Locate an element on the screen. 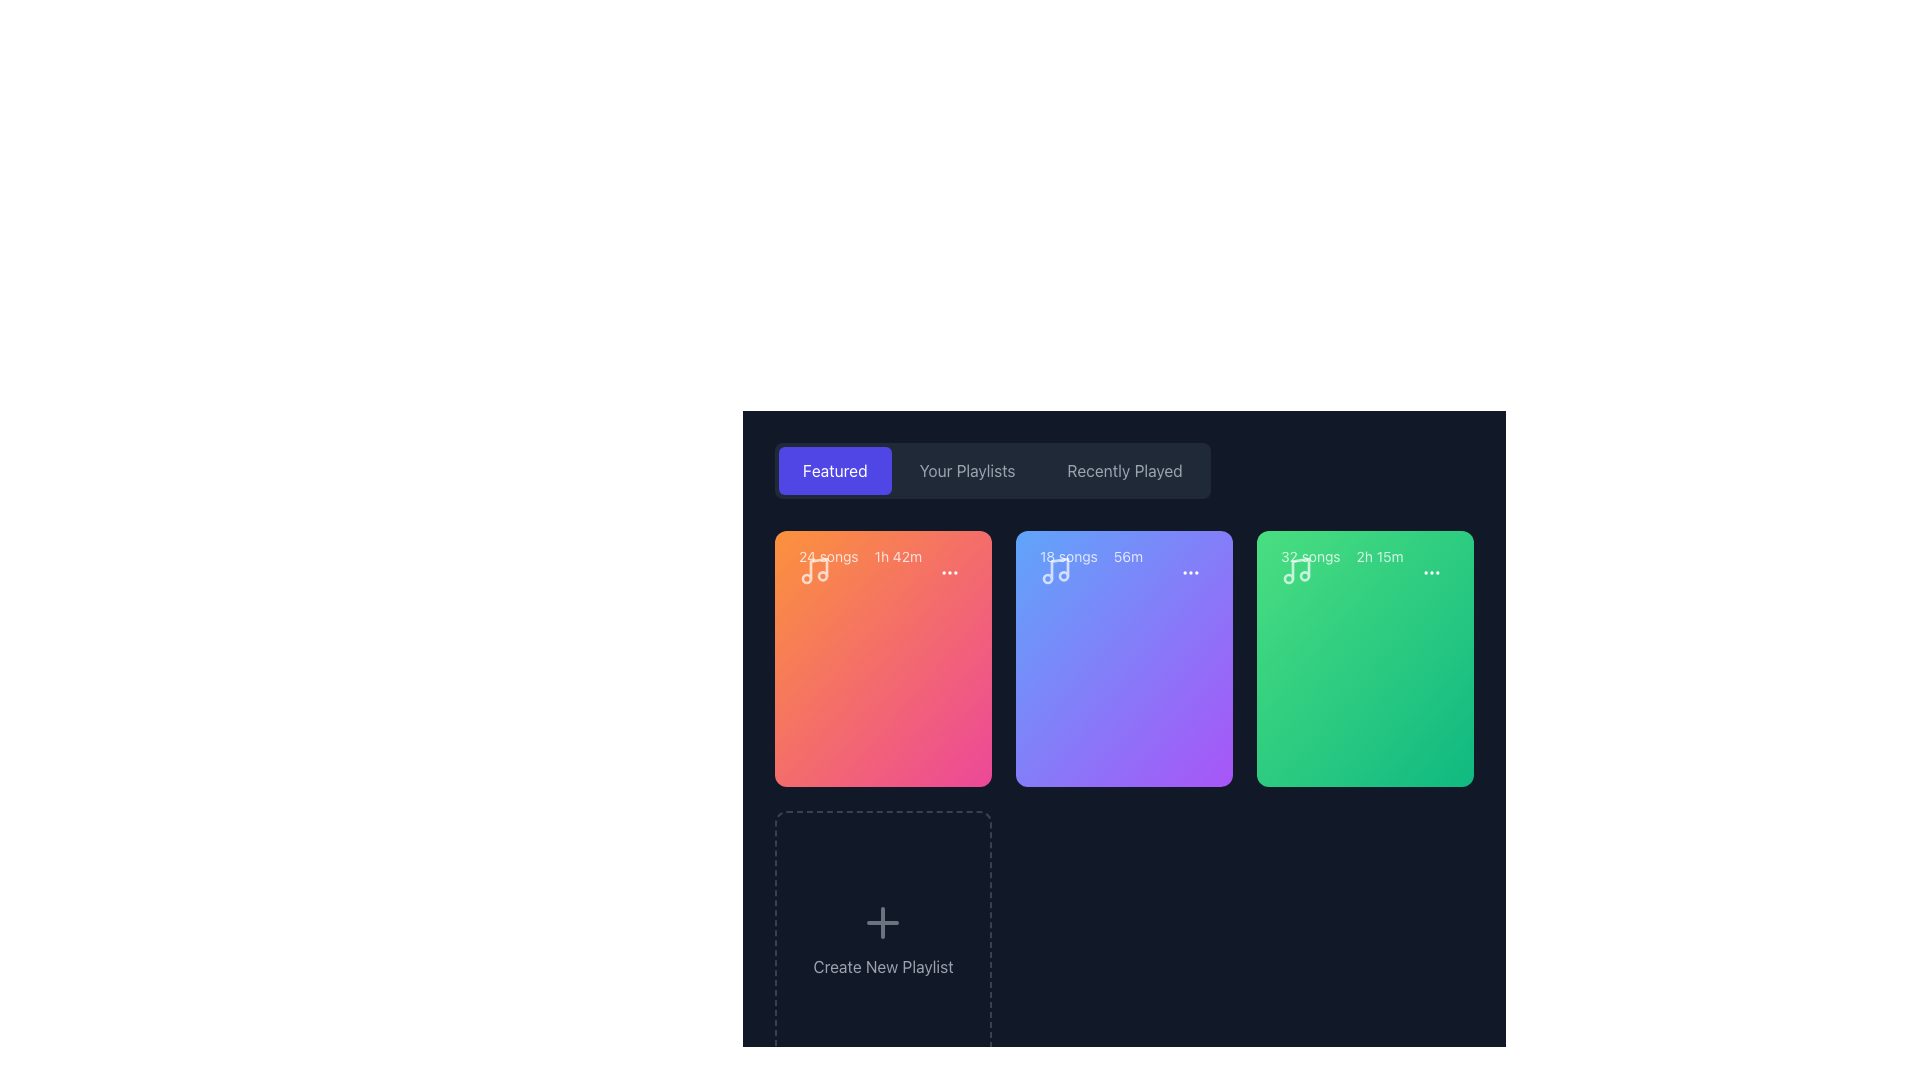  the static text information displaying metadata about the playlist content, which shows the number of songs and total duration located at the bottom of the second card is located at coordinates (1090, 556).